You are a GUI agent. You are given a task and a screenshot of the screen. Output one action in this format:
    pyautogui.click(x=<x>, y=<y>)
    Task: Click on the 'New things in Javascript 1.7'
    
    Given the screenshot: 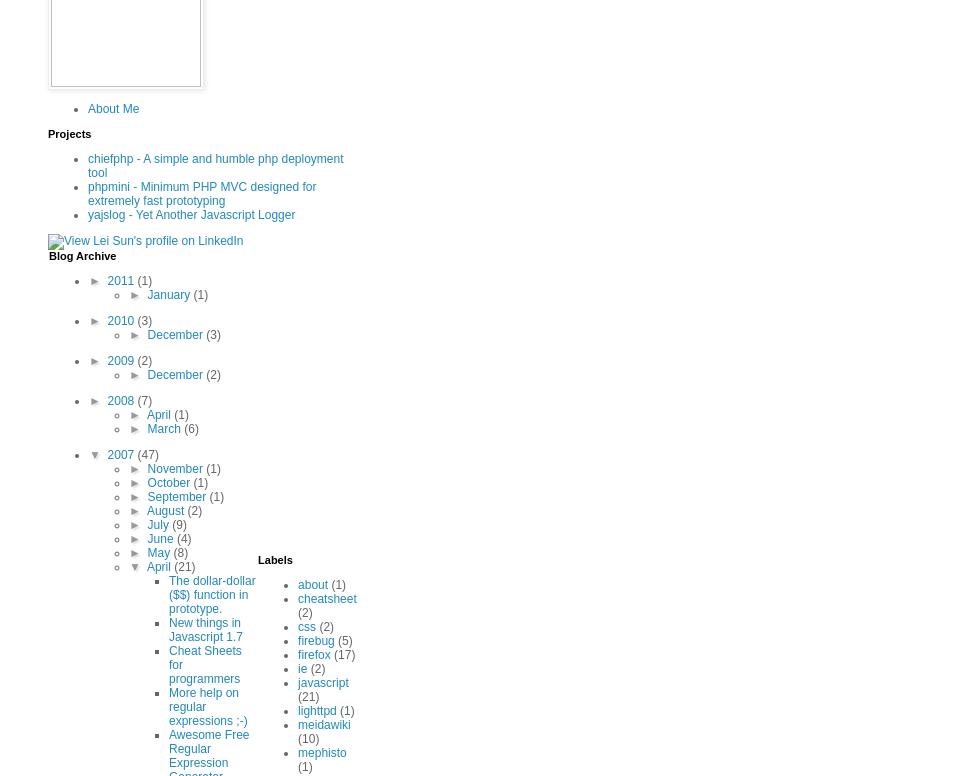 What is the action you would take?
    pyautogui.click(x=204, y=629)
    